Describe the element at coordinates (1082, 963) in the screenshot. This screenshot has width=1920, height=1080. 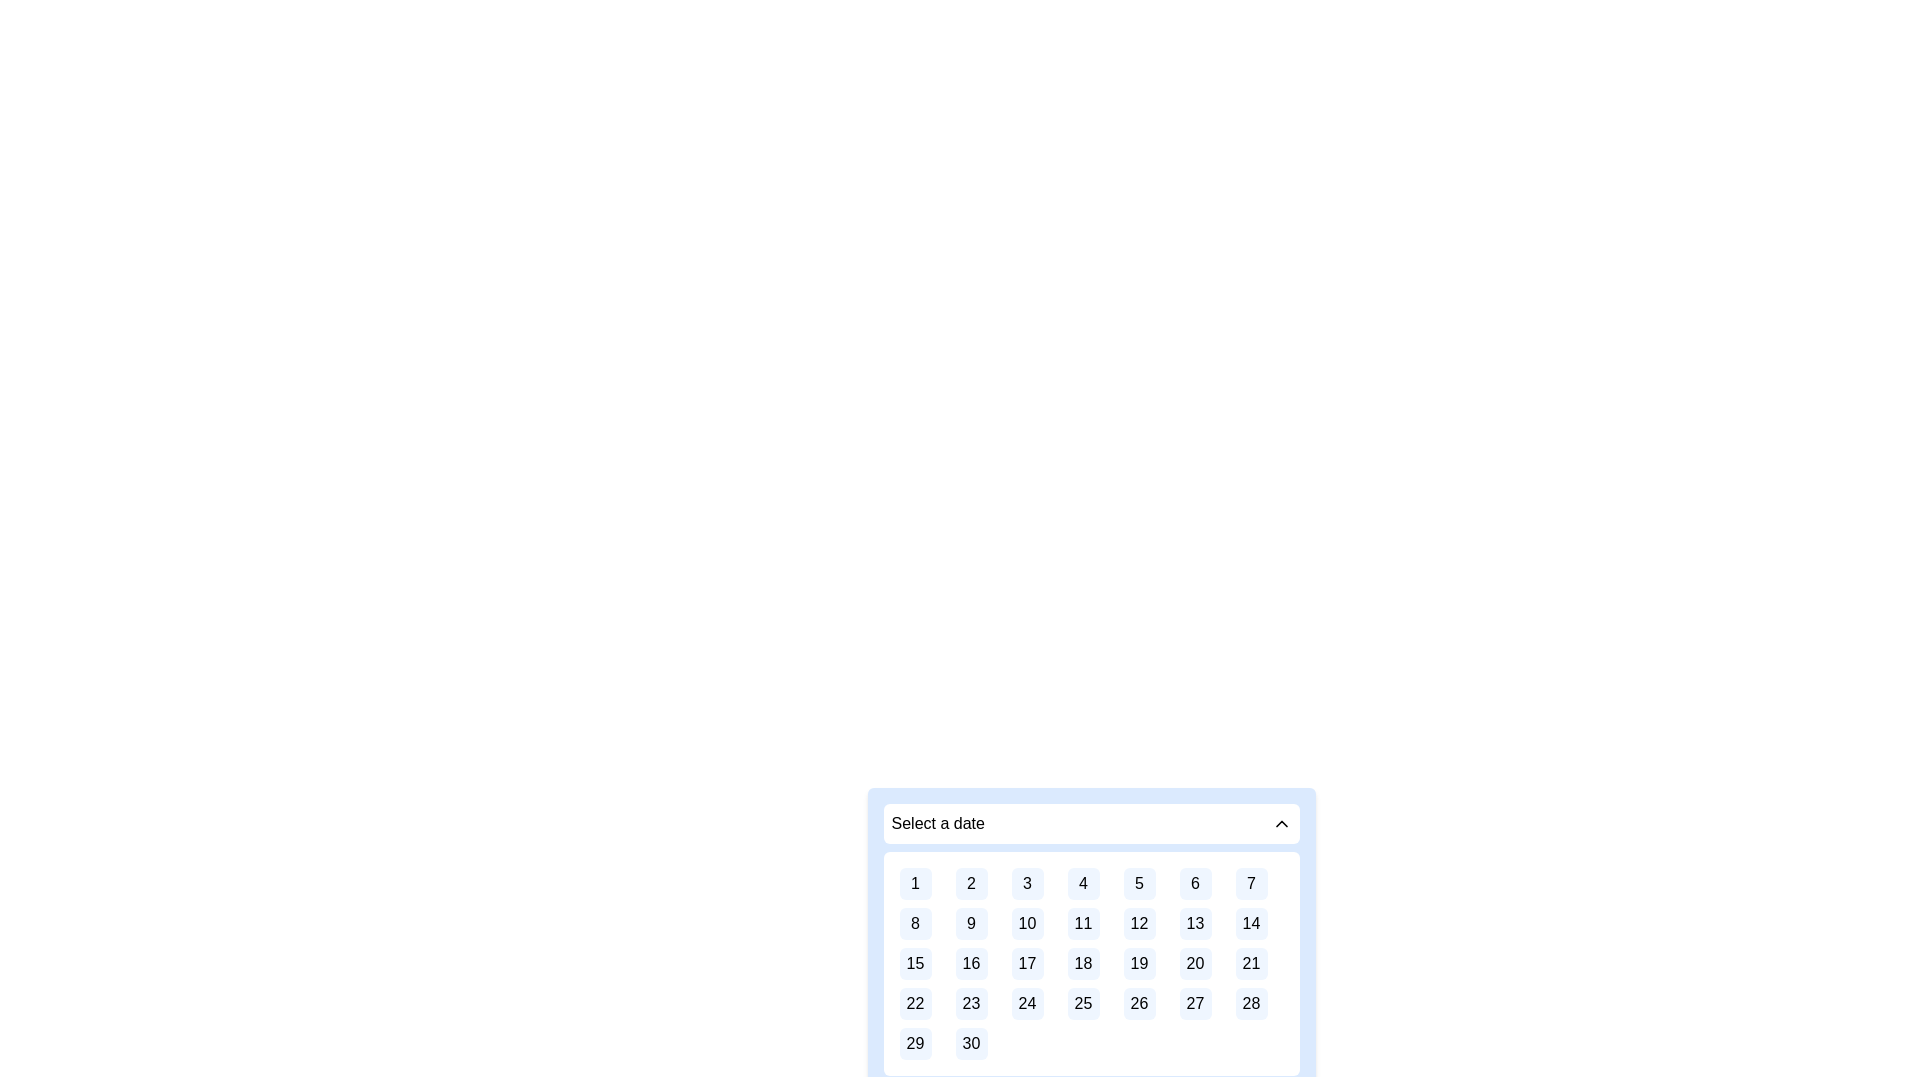
I see `the square-shaped button with a rounded border and the number '18' in black, which has a light blue background` at that location.